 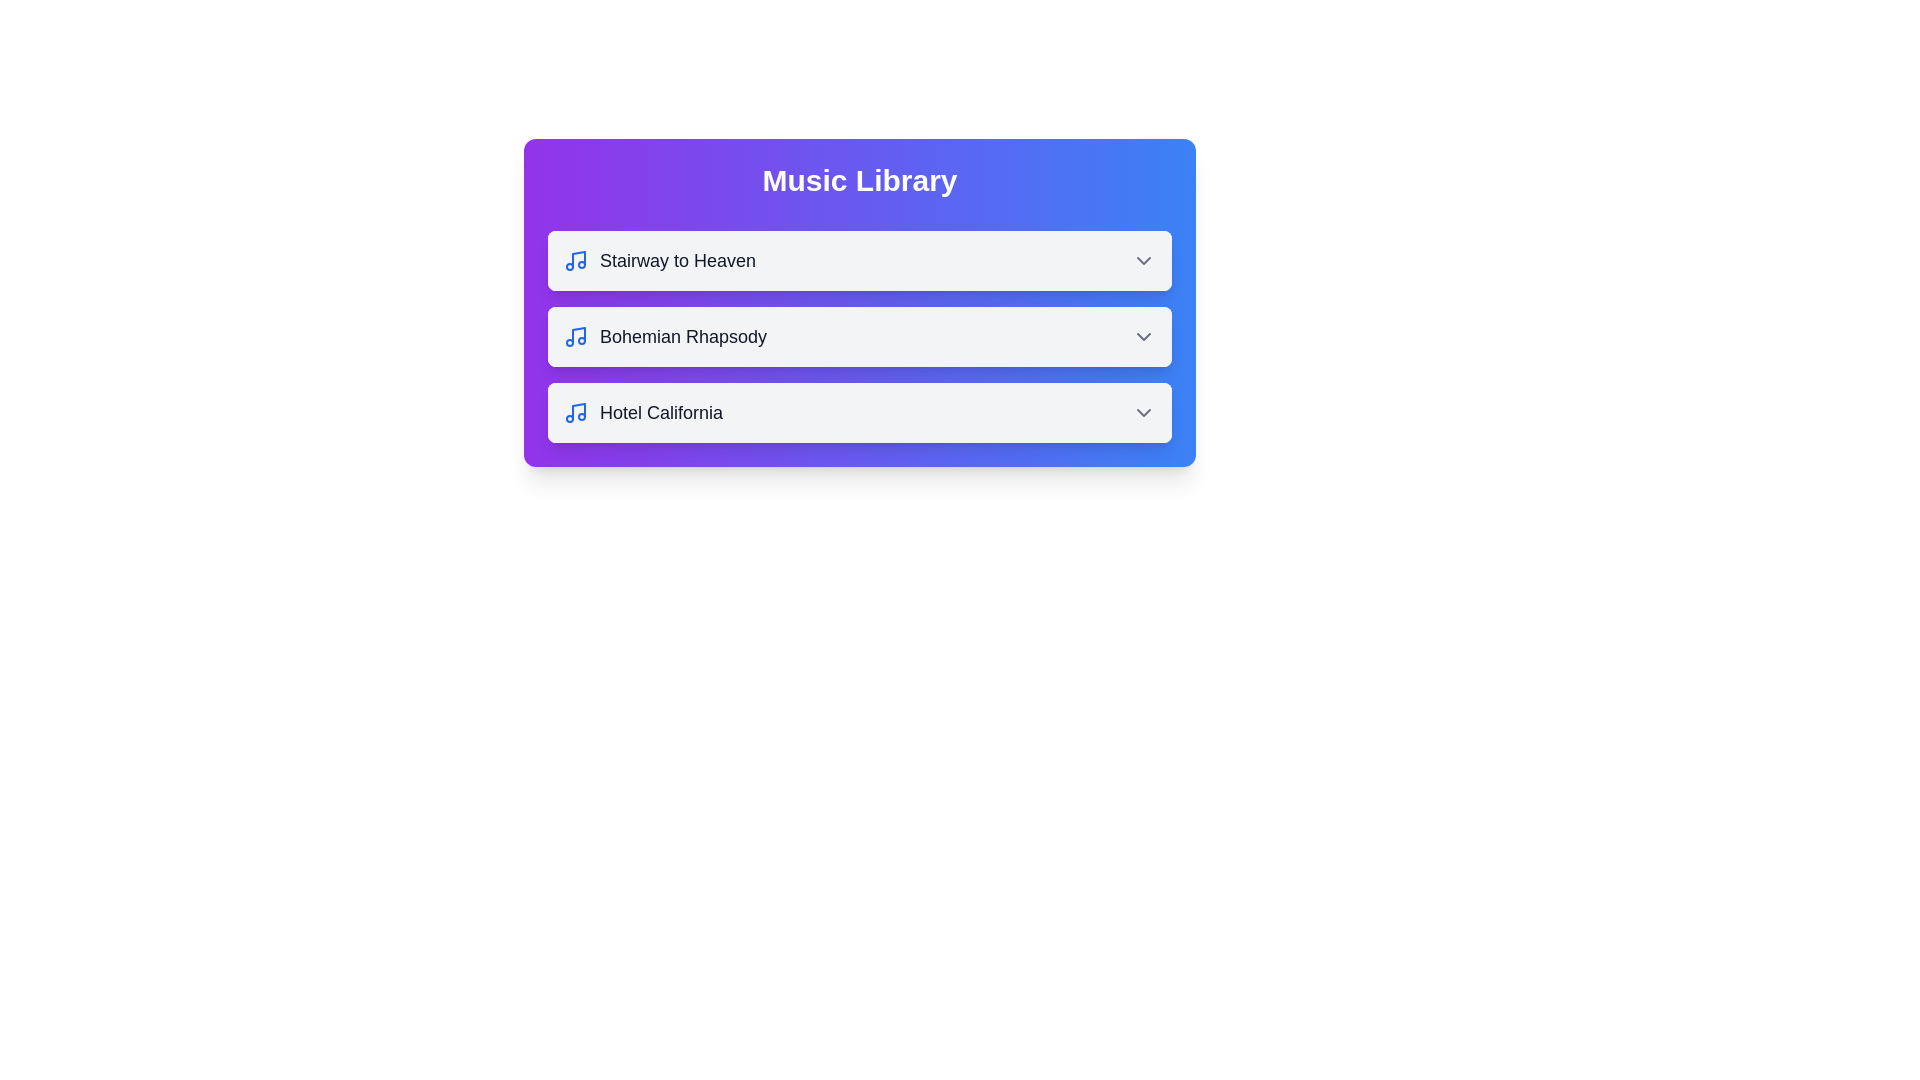 I want to click on the label reading 'Bohemian Rhapsody' which is styled with a bold font and accompanied by a blue musical icon, located in the 'Music Library' section as the second item in a vertical list, so click(x=665, y=335).